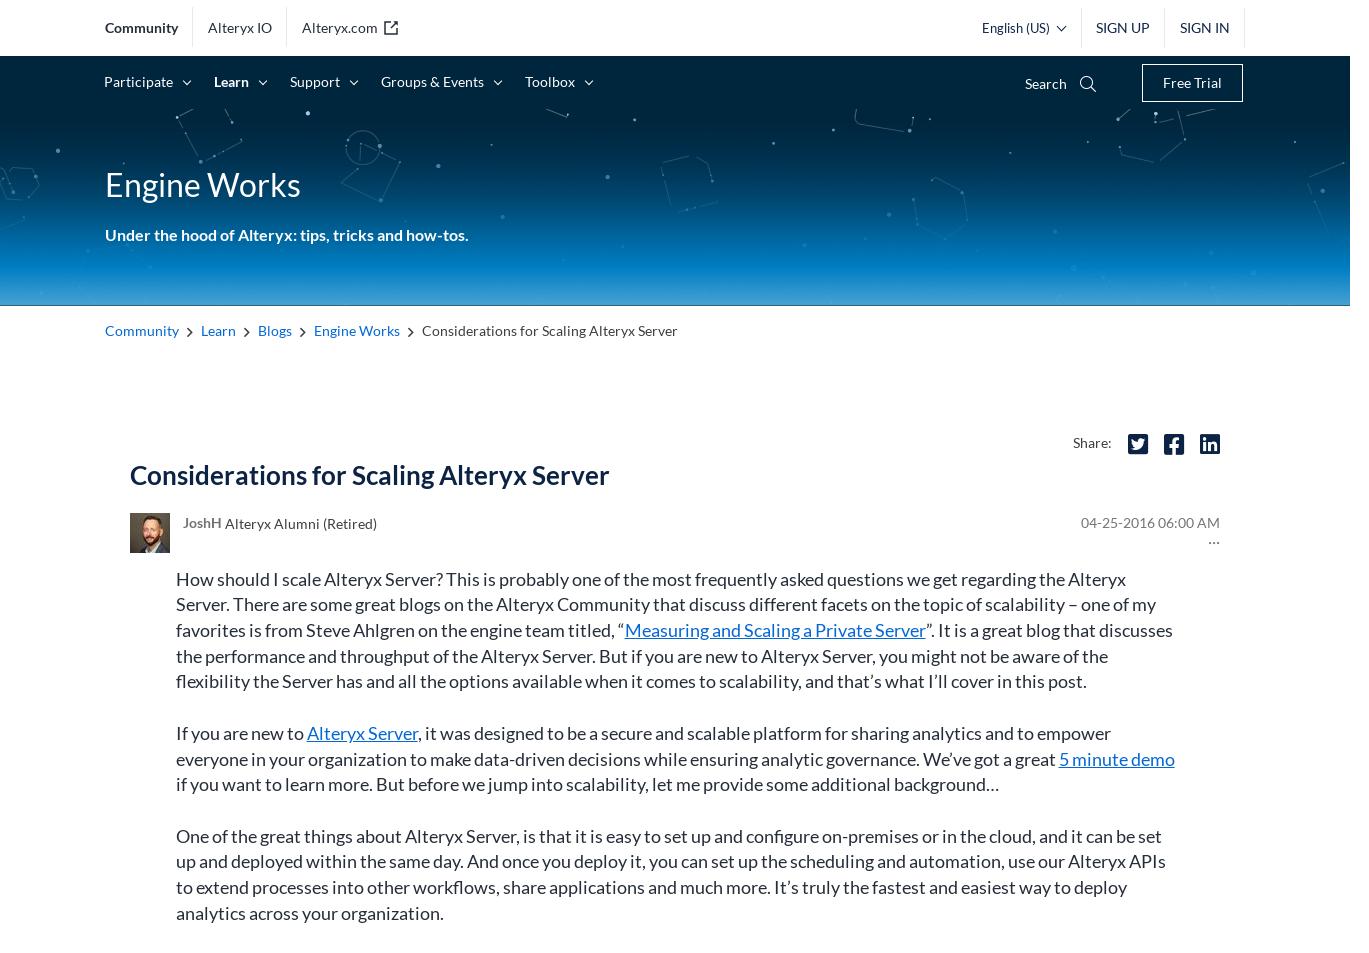 This screenshot has height=953, width=1369. I want to click on 'How should I scale Alteryx Server? This is probably one of the most frequently asked questions we get regarding the Alteryx Server. There are some great blogs on the Alteryx Community that discuss different facets on the topic of scalability – one of my favorites is from Steve Ahlgren on the engine team titled, “', so click(665, 604).